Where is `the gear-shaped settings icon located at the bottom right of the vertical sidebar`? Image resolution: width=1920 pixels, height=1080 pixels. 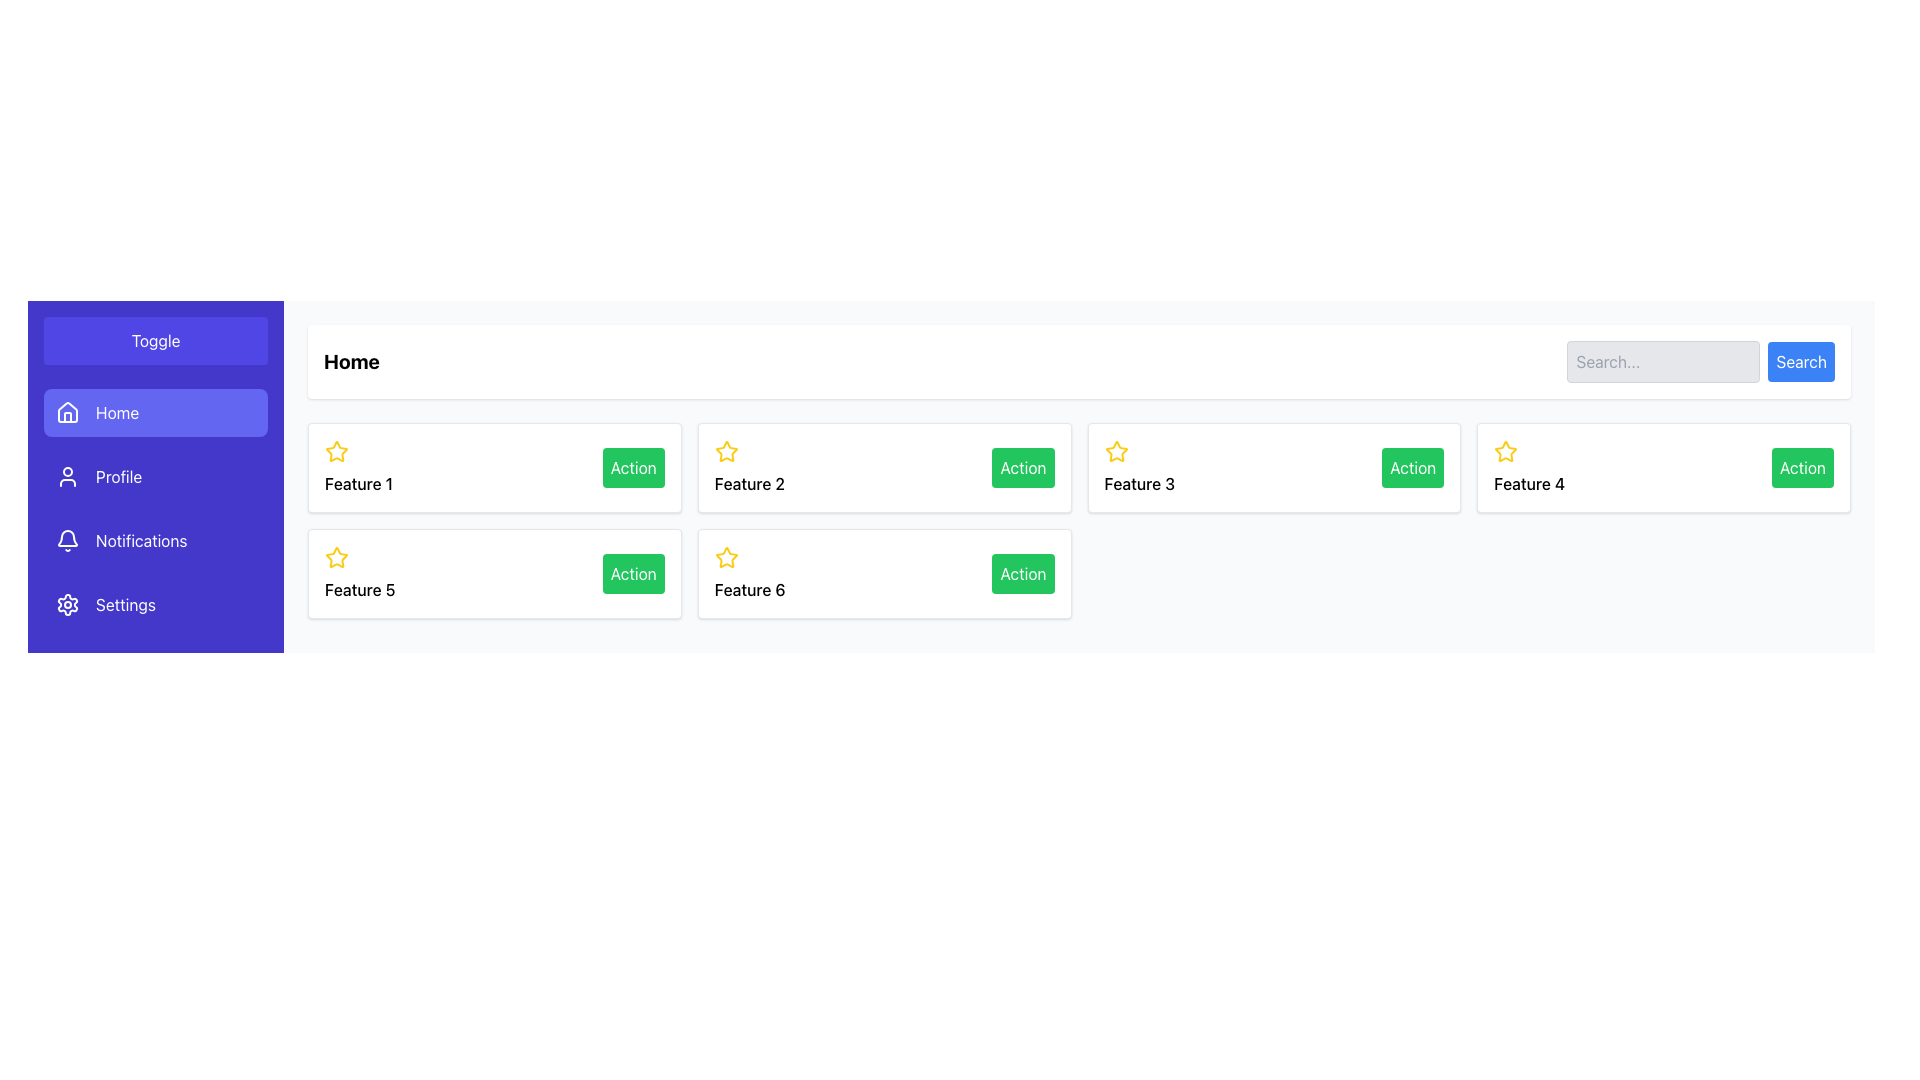
the gear-shaped settings icon located at the bottom right of the vertical sidebar is located at coordinates (67, 604).